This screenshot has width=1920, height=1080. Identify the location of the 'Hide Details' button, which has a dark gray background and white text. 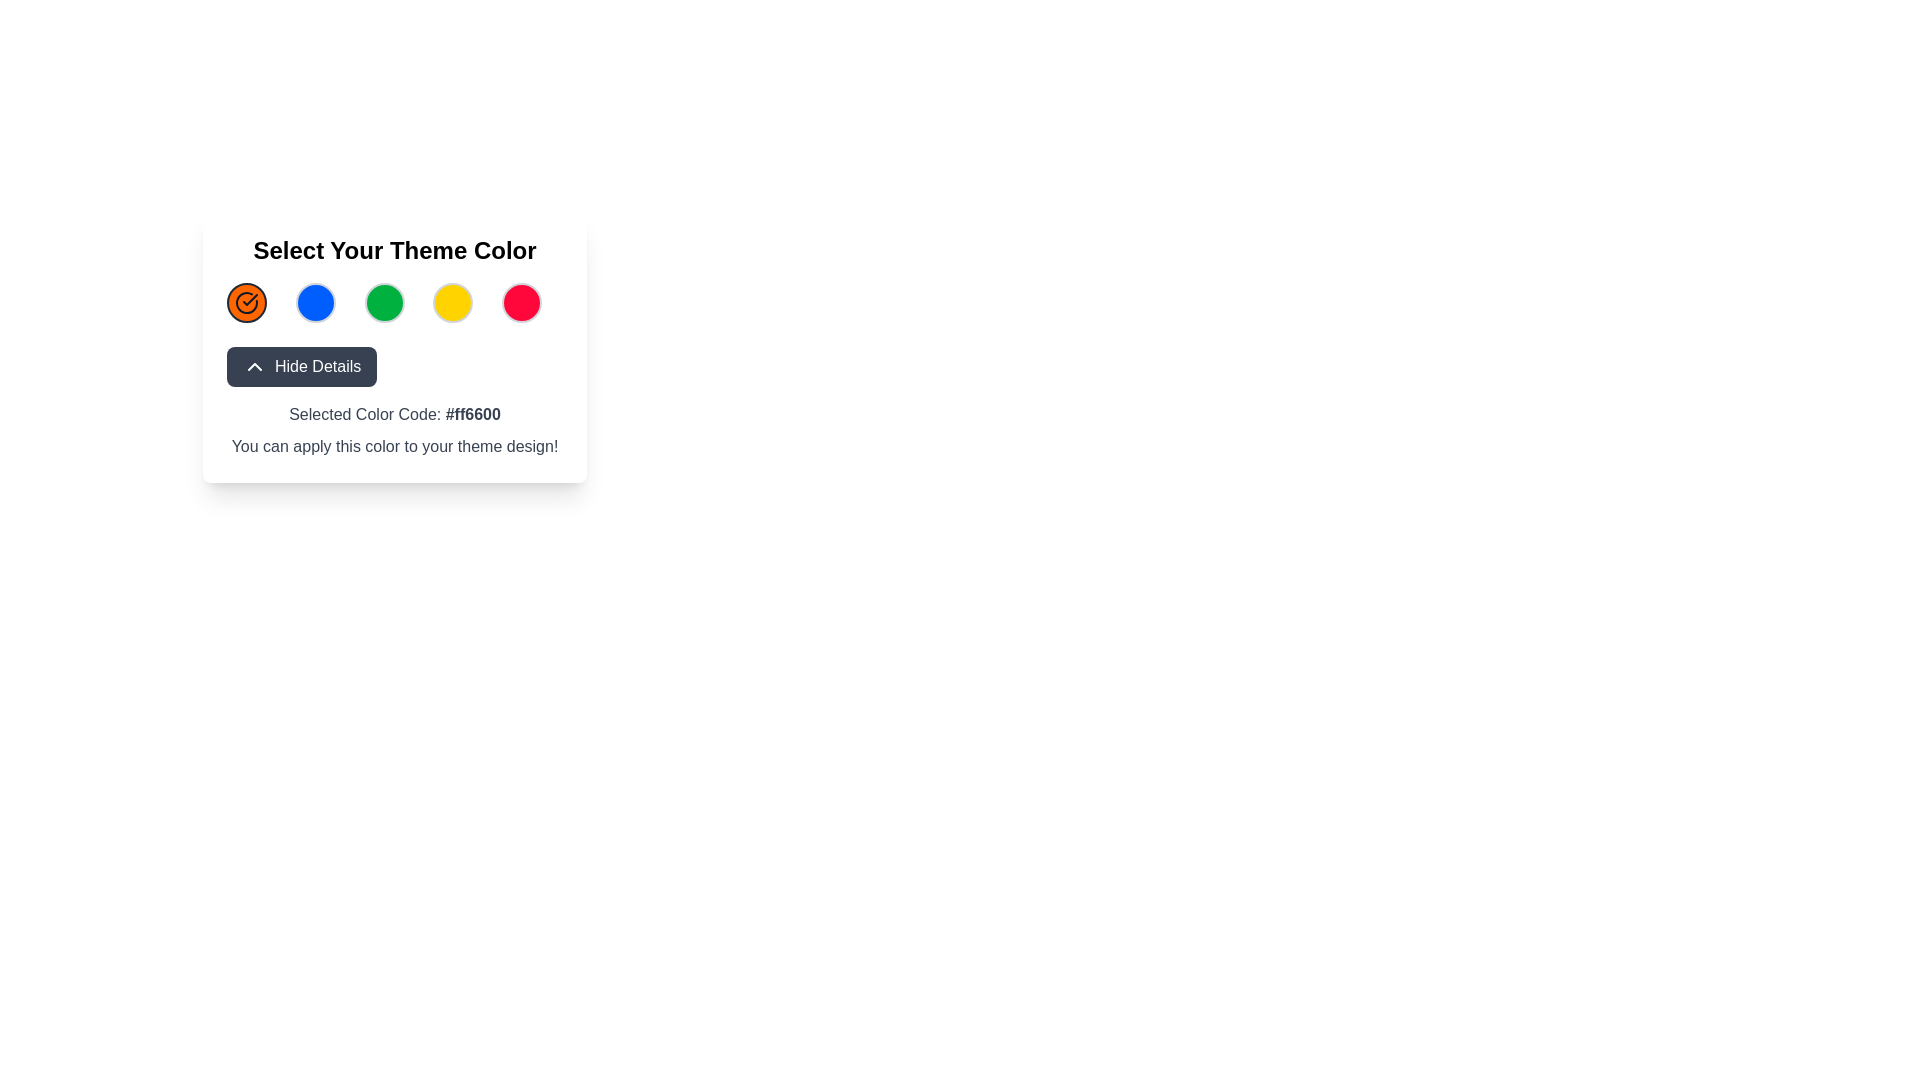
(301, 366).